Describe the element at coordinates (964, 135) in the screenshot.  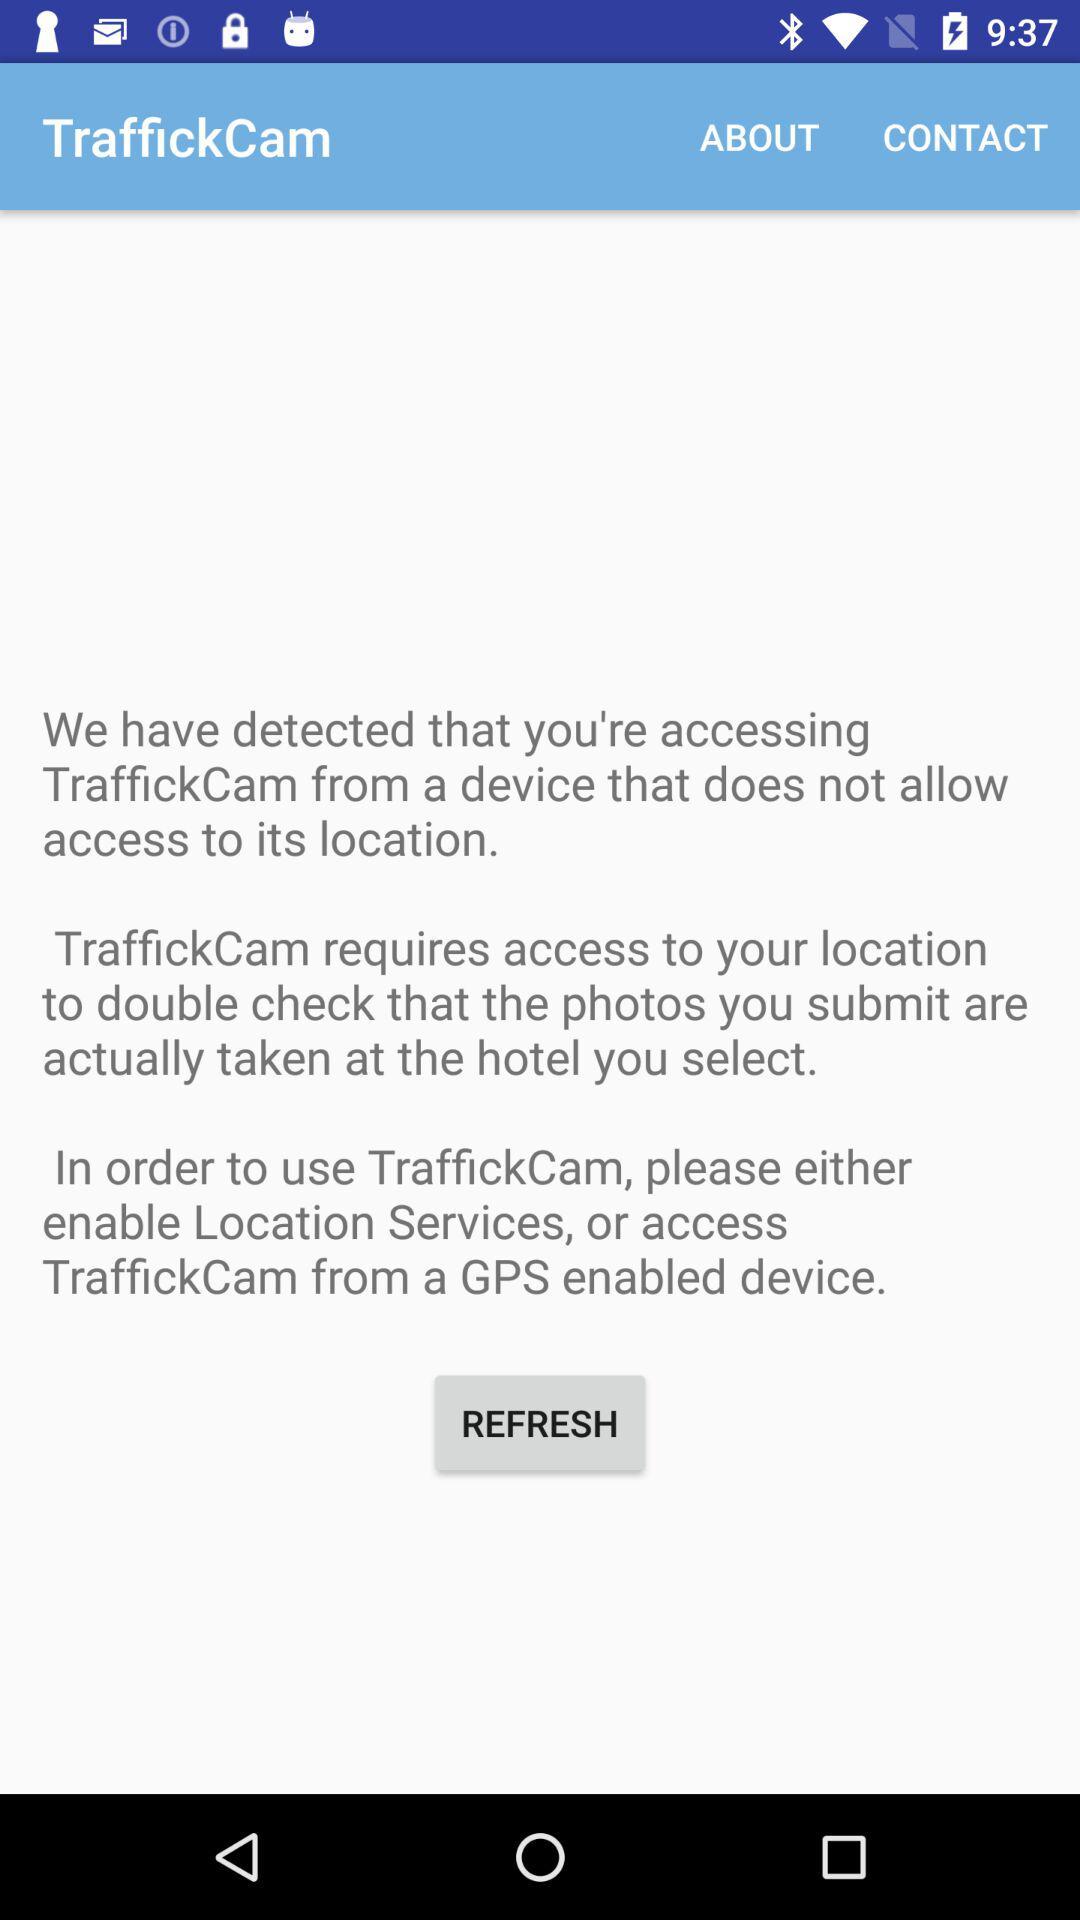
I see `the item to the right of about item` at that location.